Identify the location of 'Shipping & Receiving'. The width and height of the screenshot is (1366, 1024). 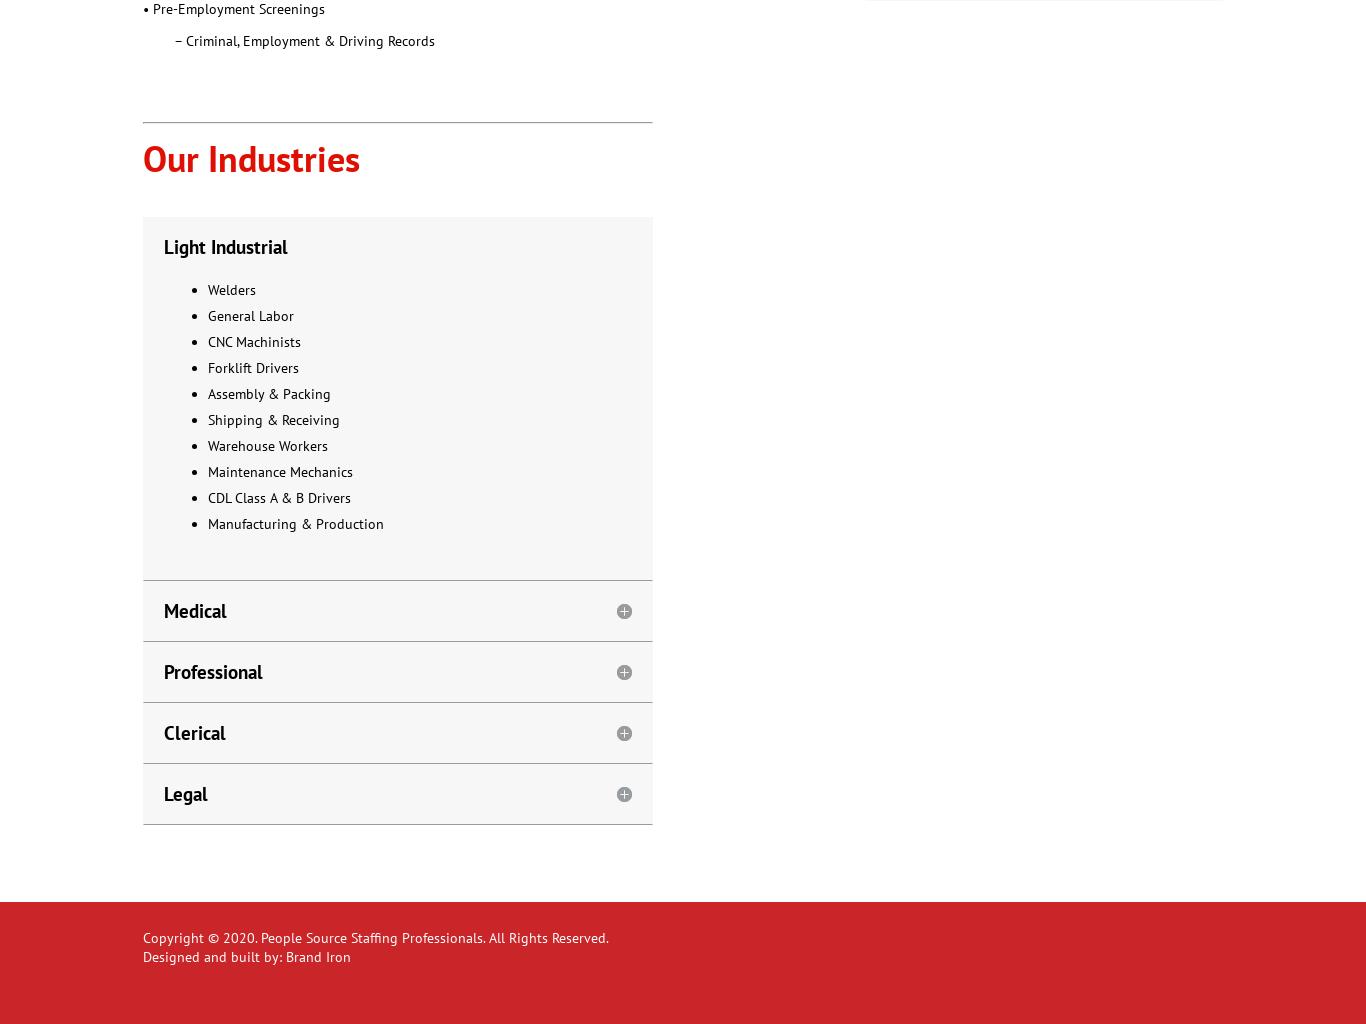
(274, 418).